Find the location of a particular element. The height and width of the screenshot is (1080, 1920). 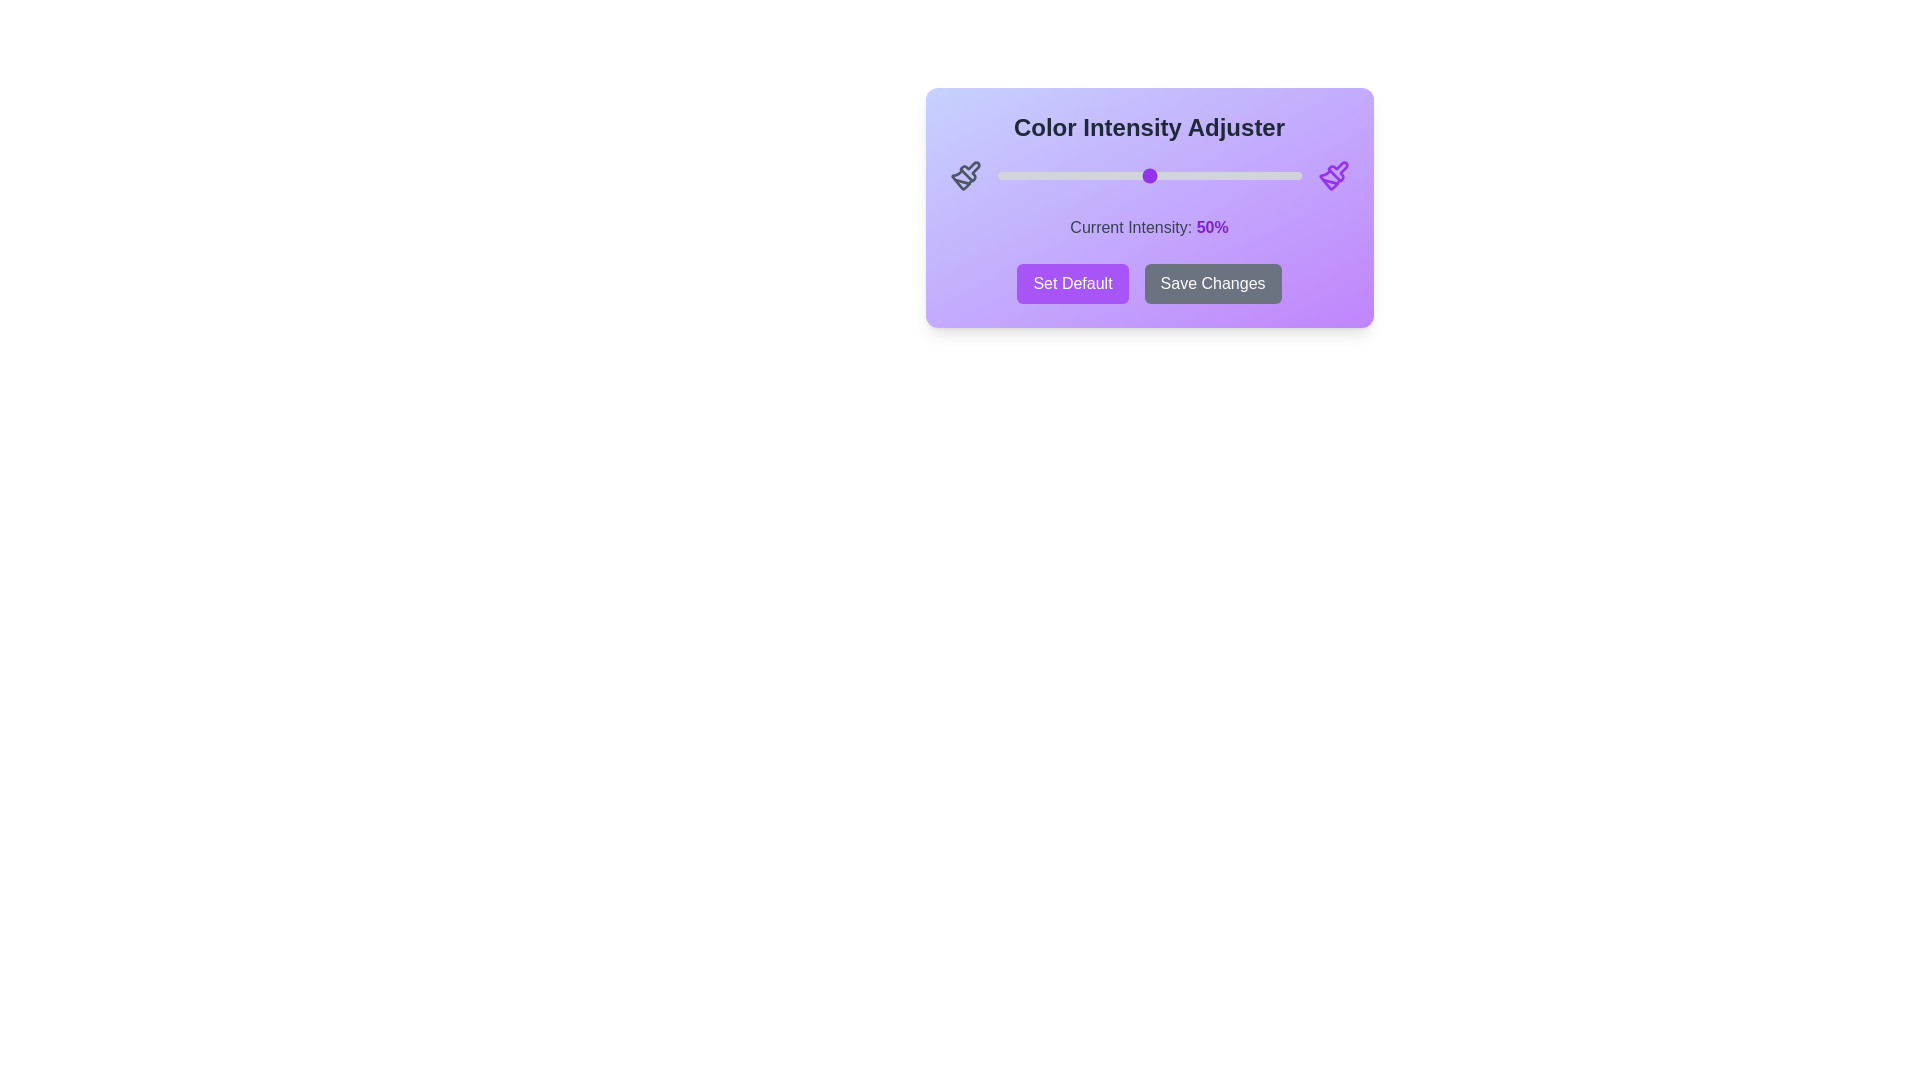

the slider to set the intensity to 53% is located at coordinates (1158, 175).